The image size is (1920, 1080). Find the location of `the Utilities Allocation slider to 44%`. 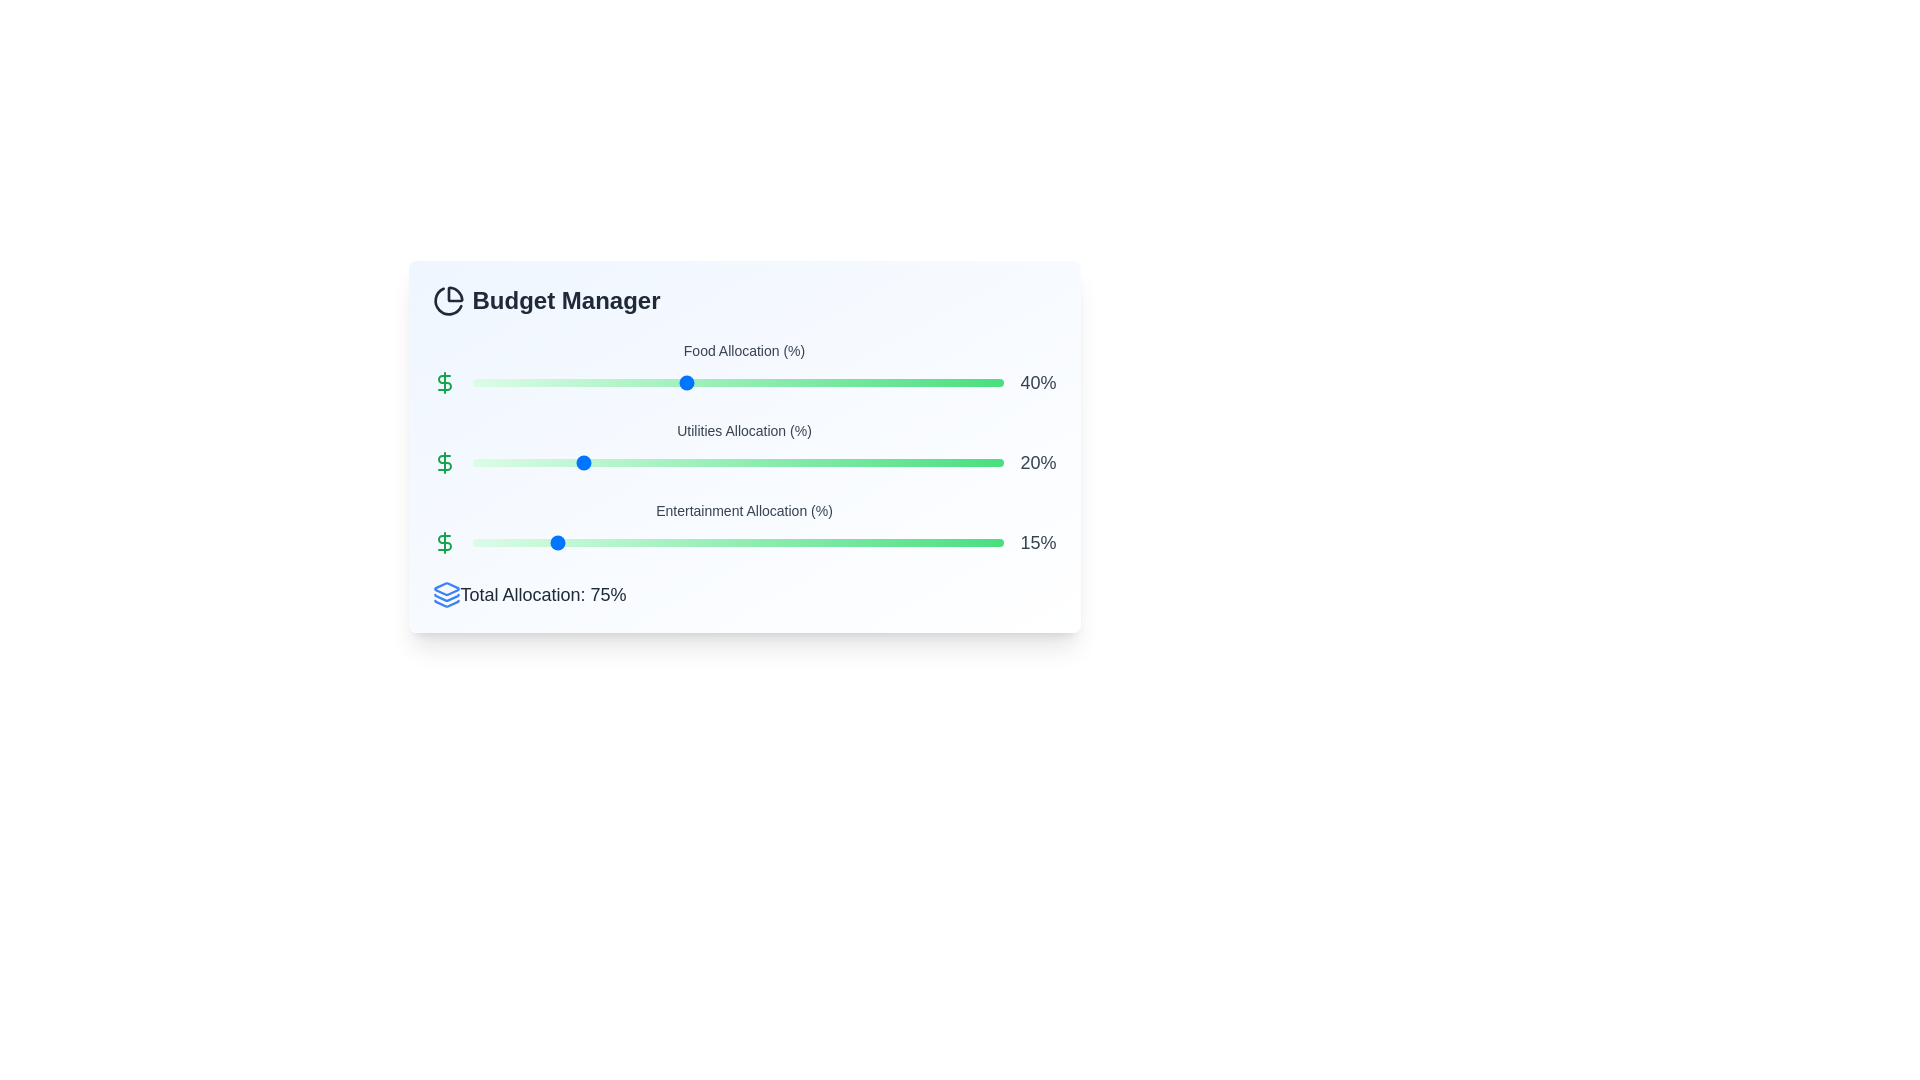

the Utilities Allocation slider to 44% is located at coordinates (706, 462).